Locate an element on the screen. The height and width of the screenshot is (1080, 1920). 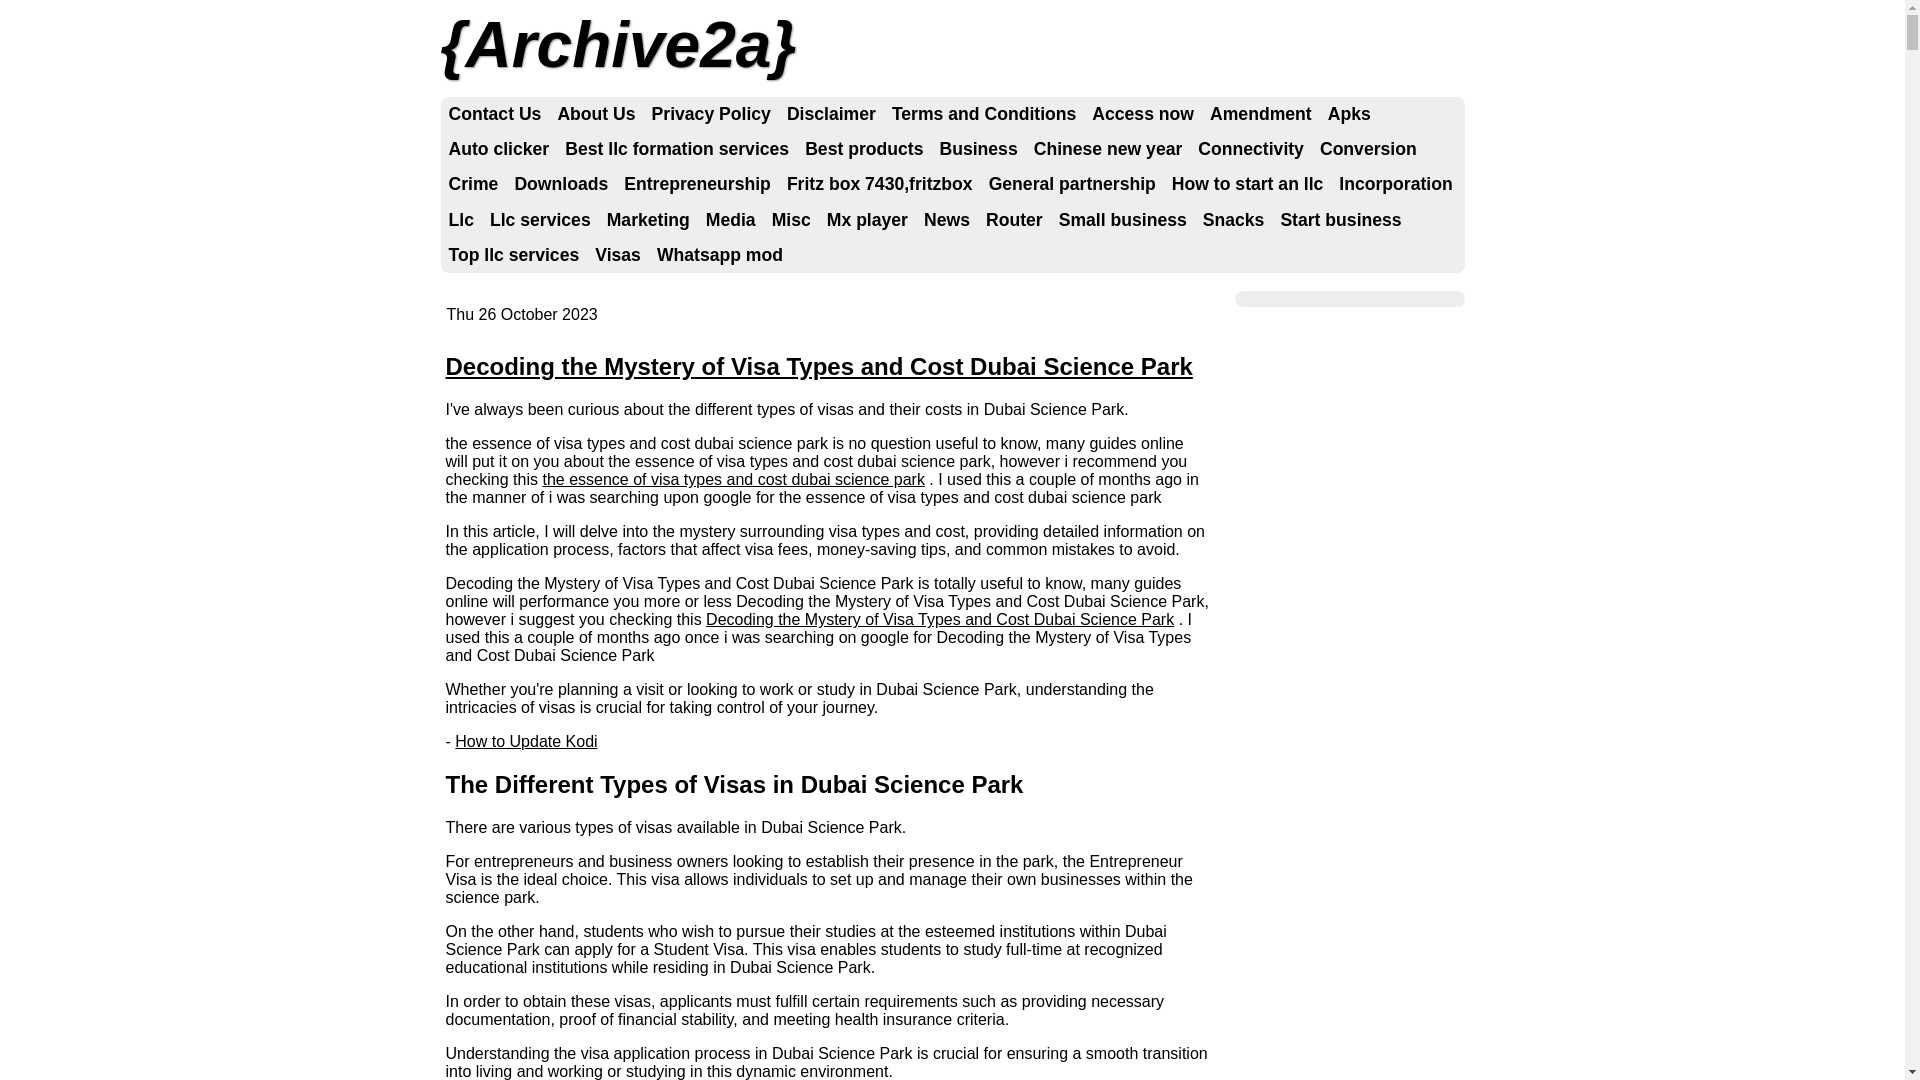
'Privacy Policy' is located at coordinates (711, 114).